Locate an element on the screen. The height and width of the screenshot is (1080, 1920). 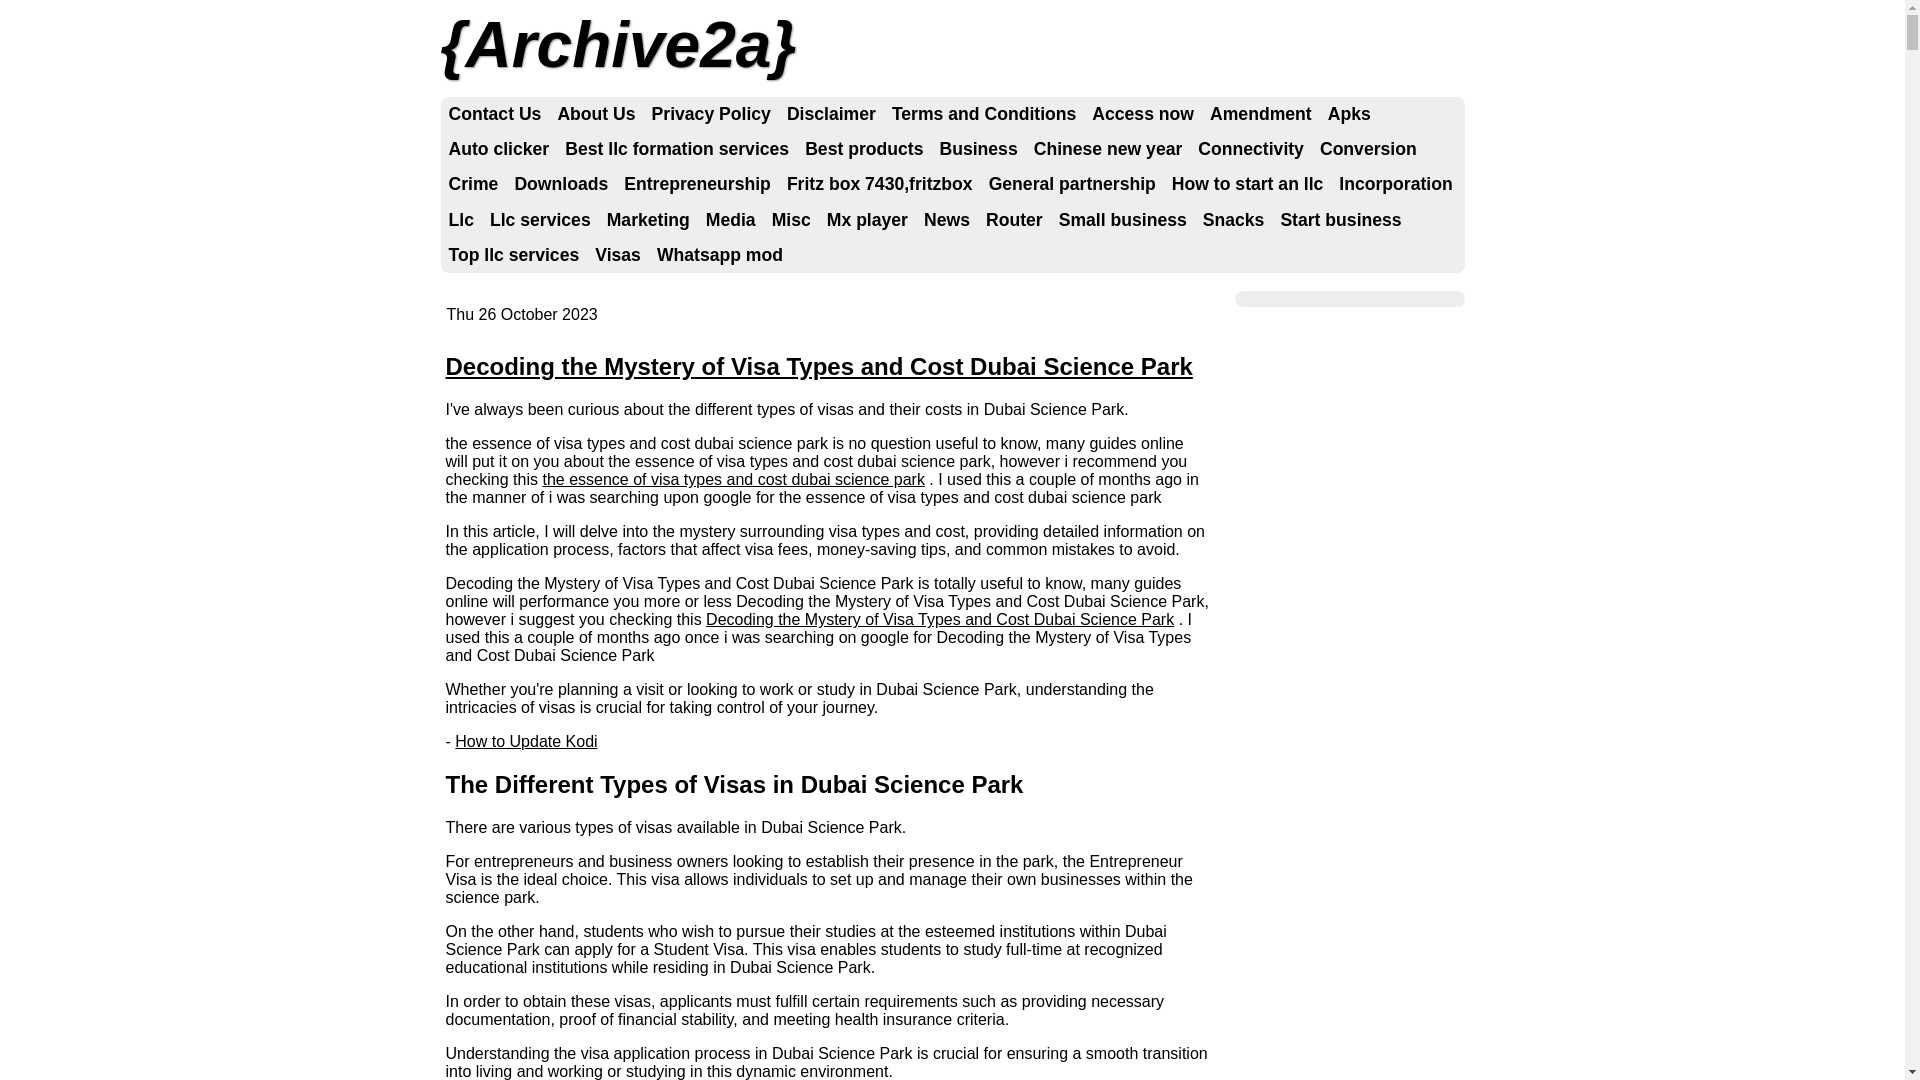
'Privacy Policy' is located at coordinates (711, 114).